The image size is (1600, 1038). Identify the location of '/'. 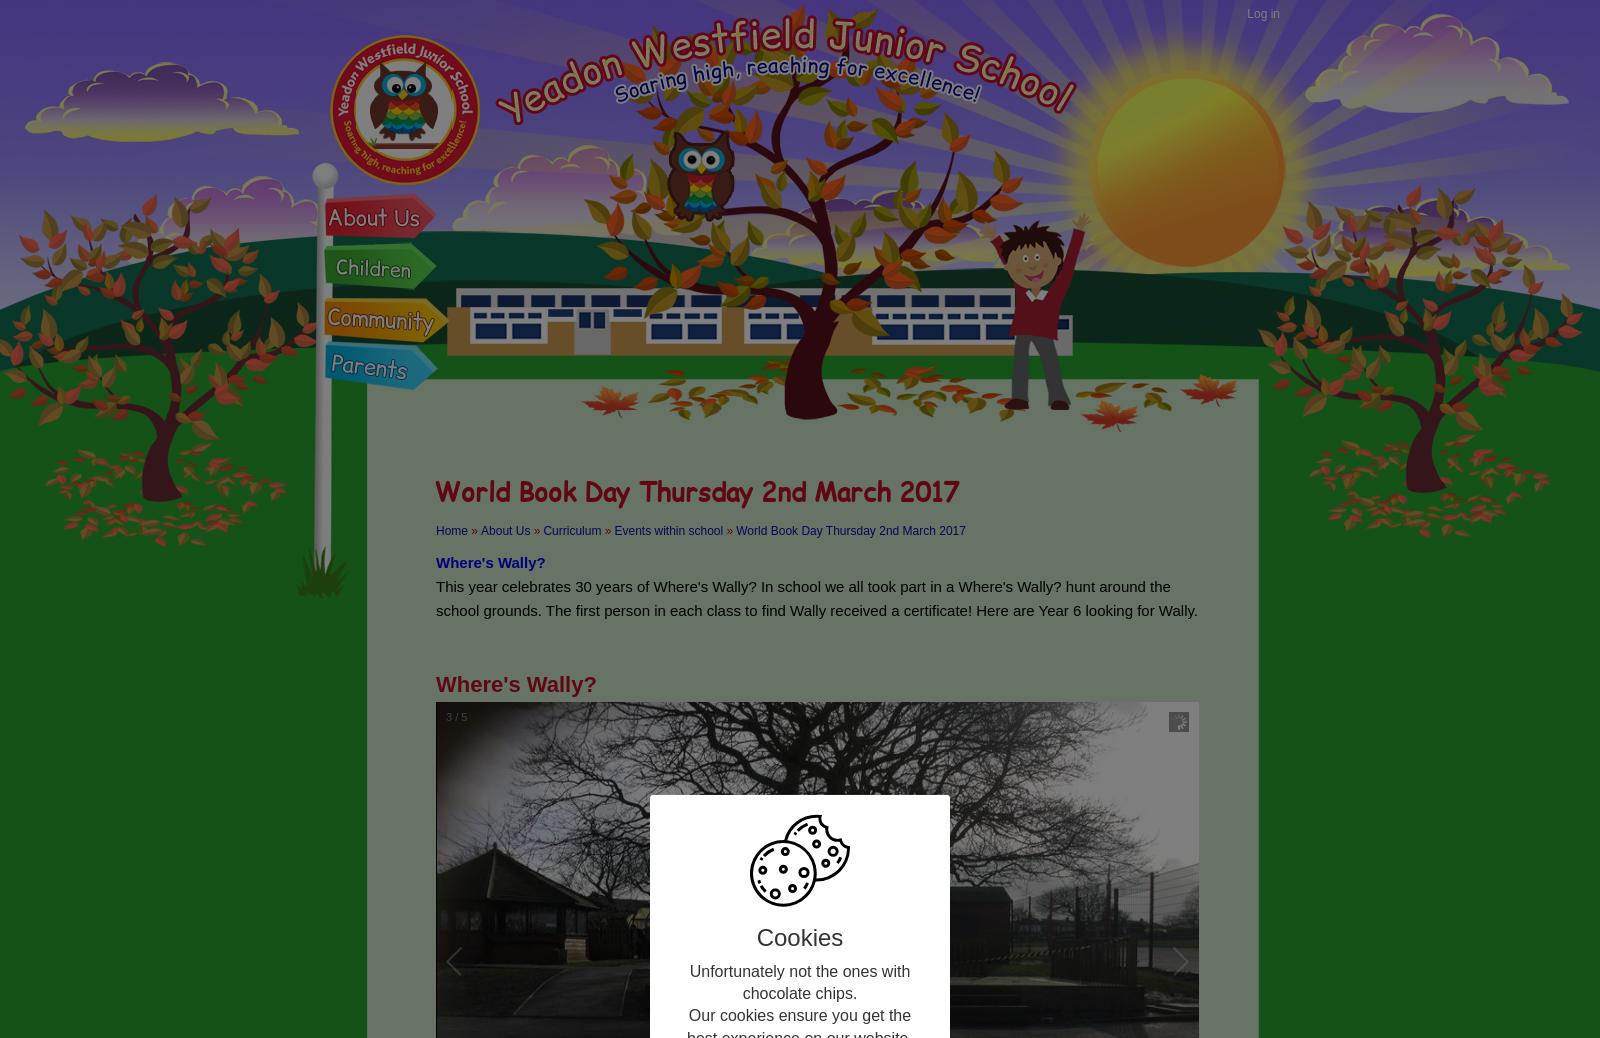
(455, 716).